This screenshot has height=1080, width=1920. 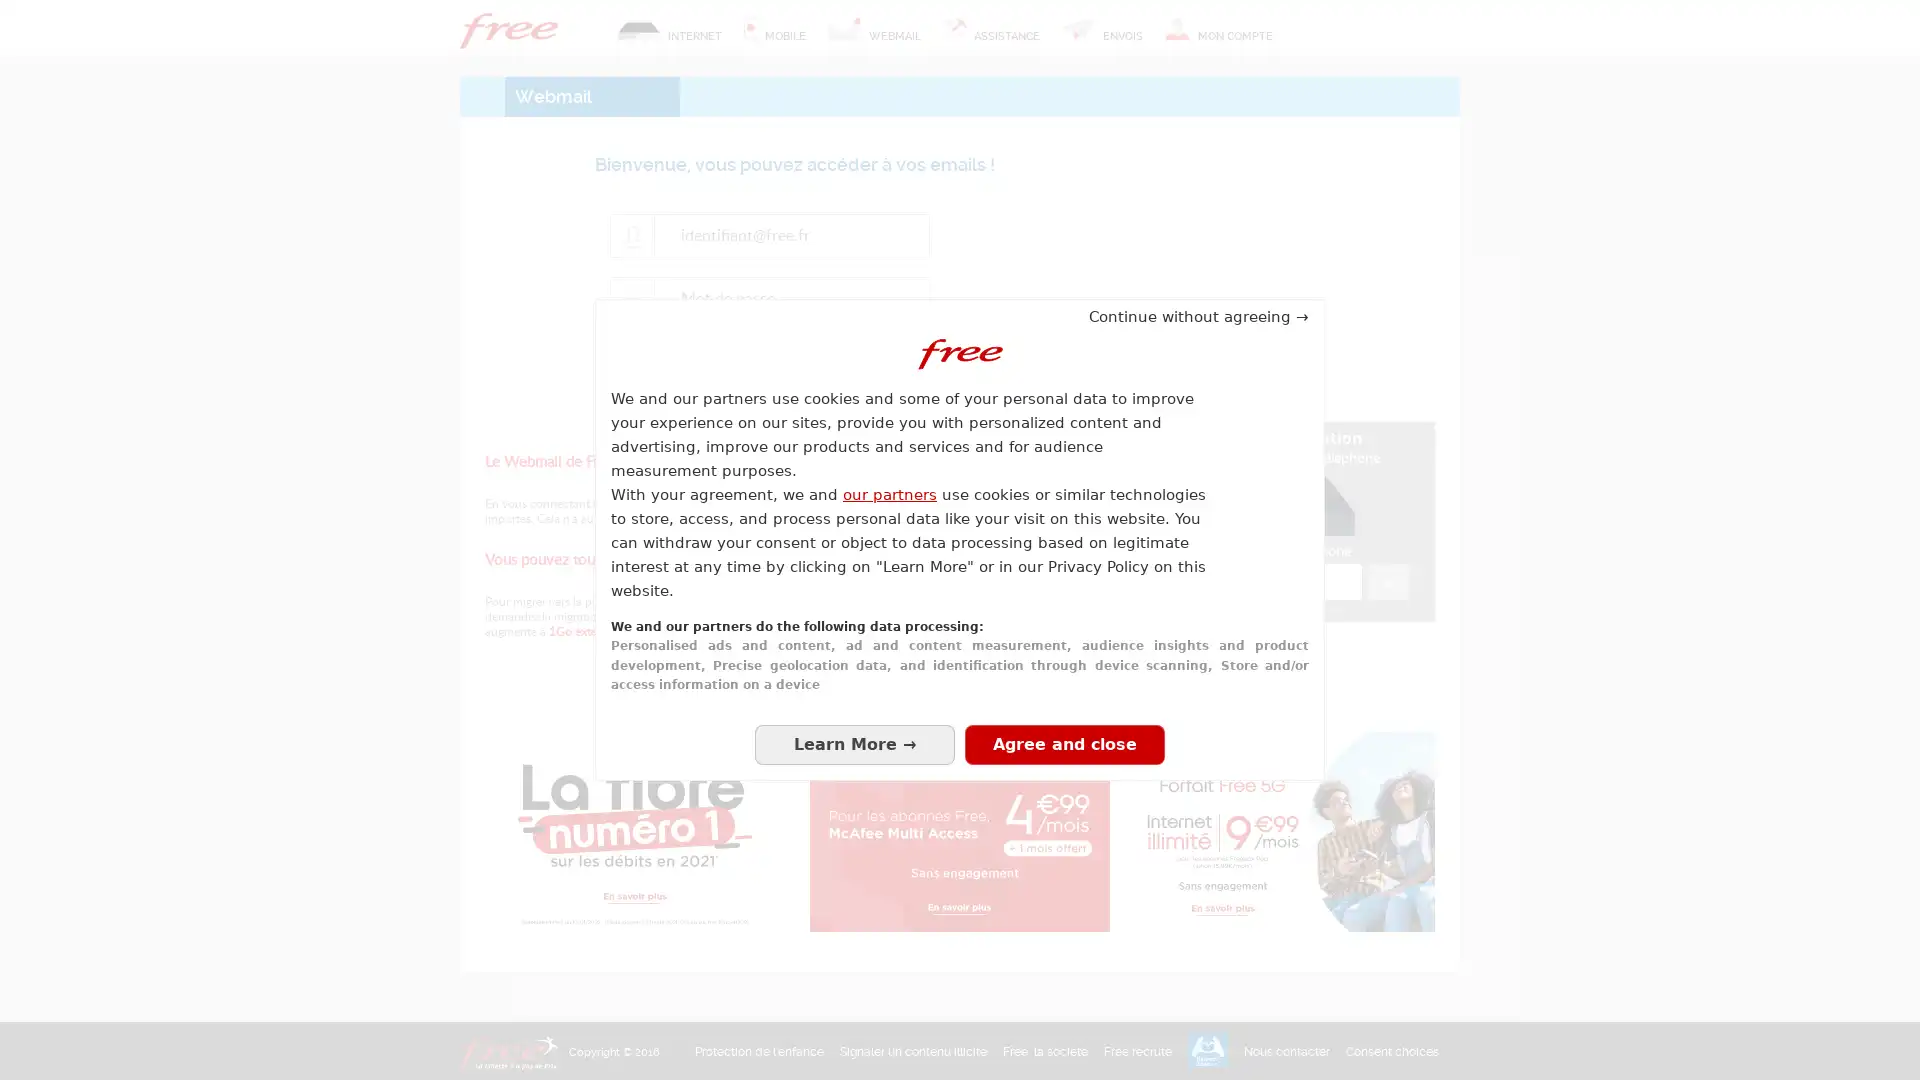 I want to click on Agree to our data processing and close, so click(x=1064, y=744).